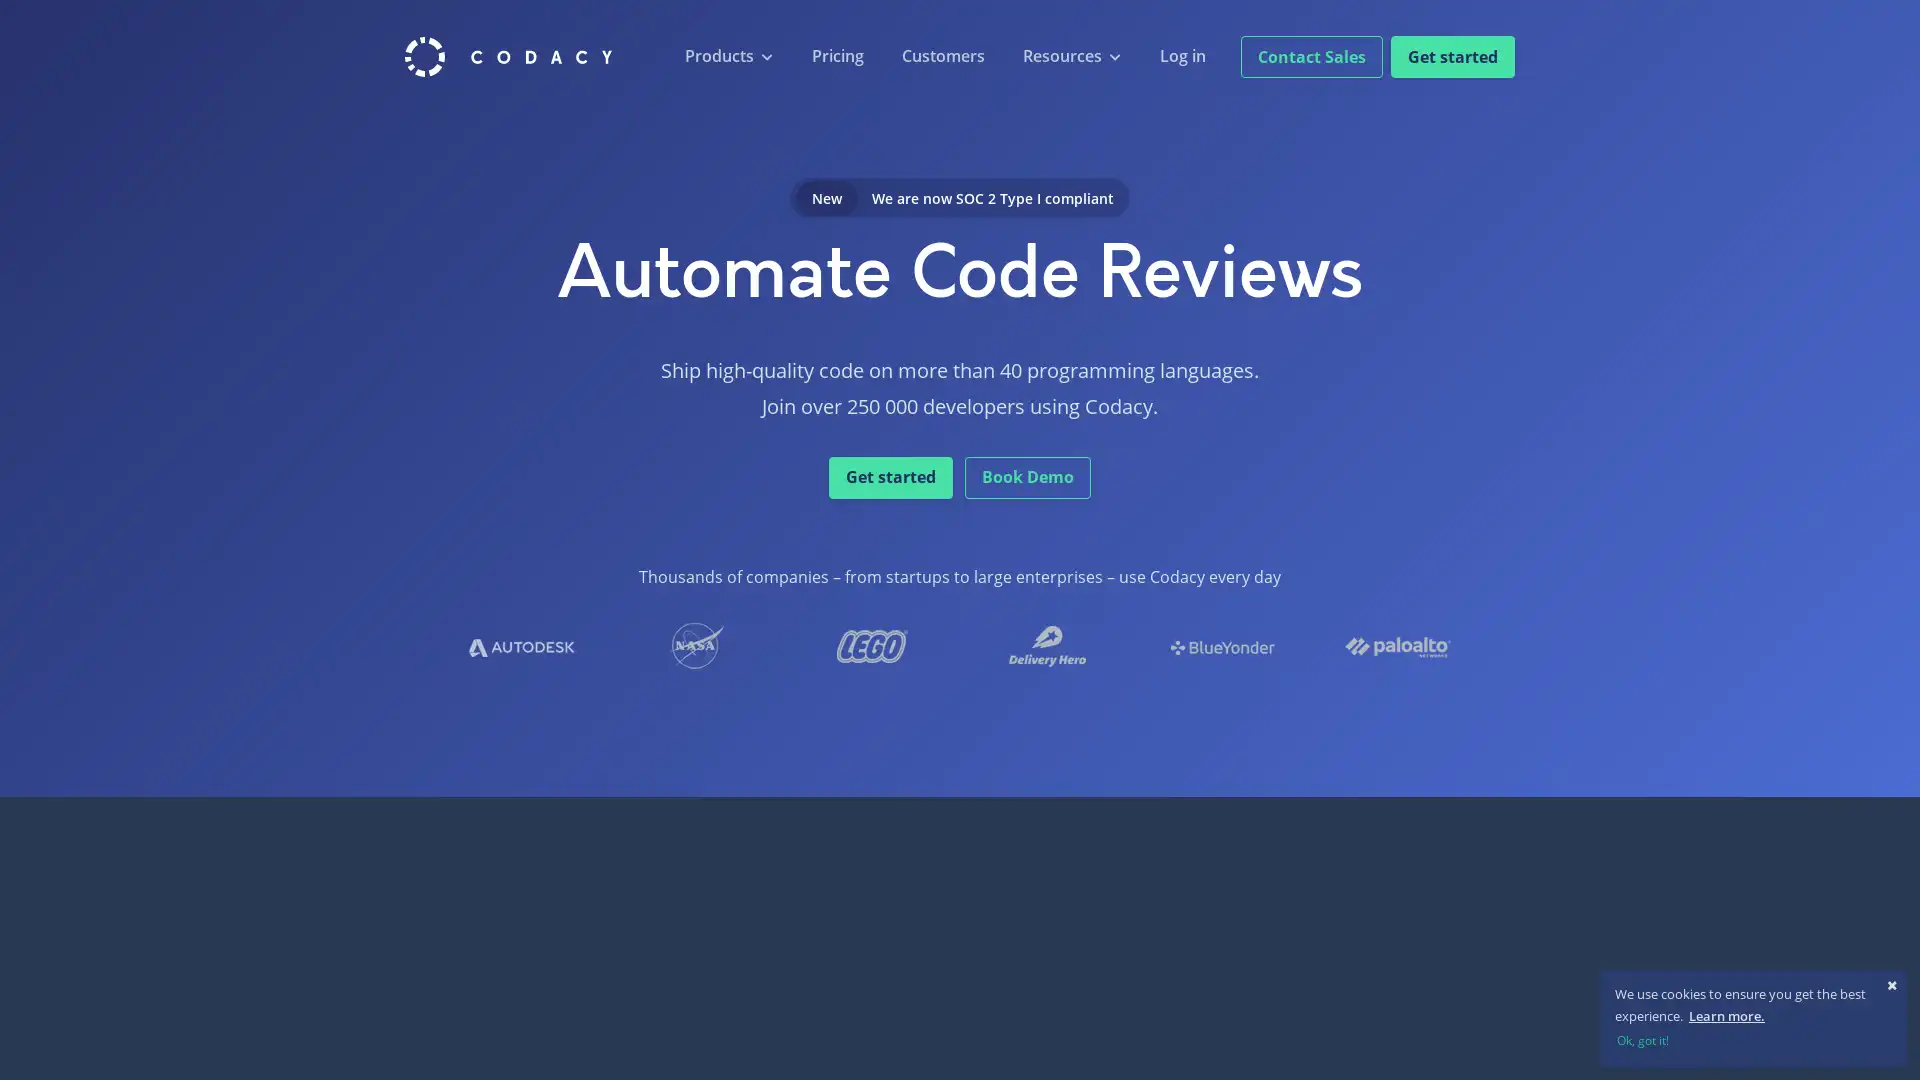  Describe the element at coordinates (1751, 1038) in the screenshot. I see `dismiss cookie message` at that location.